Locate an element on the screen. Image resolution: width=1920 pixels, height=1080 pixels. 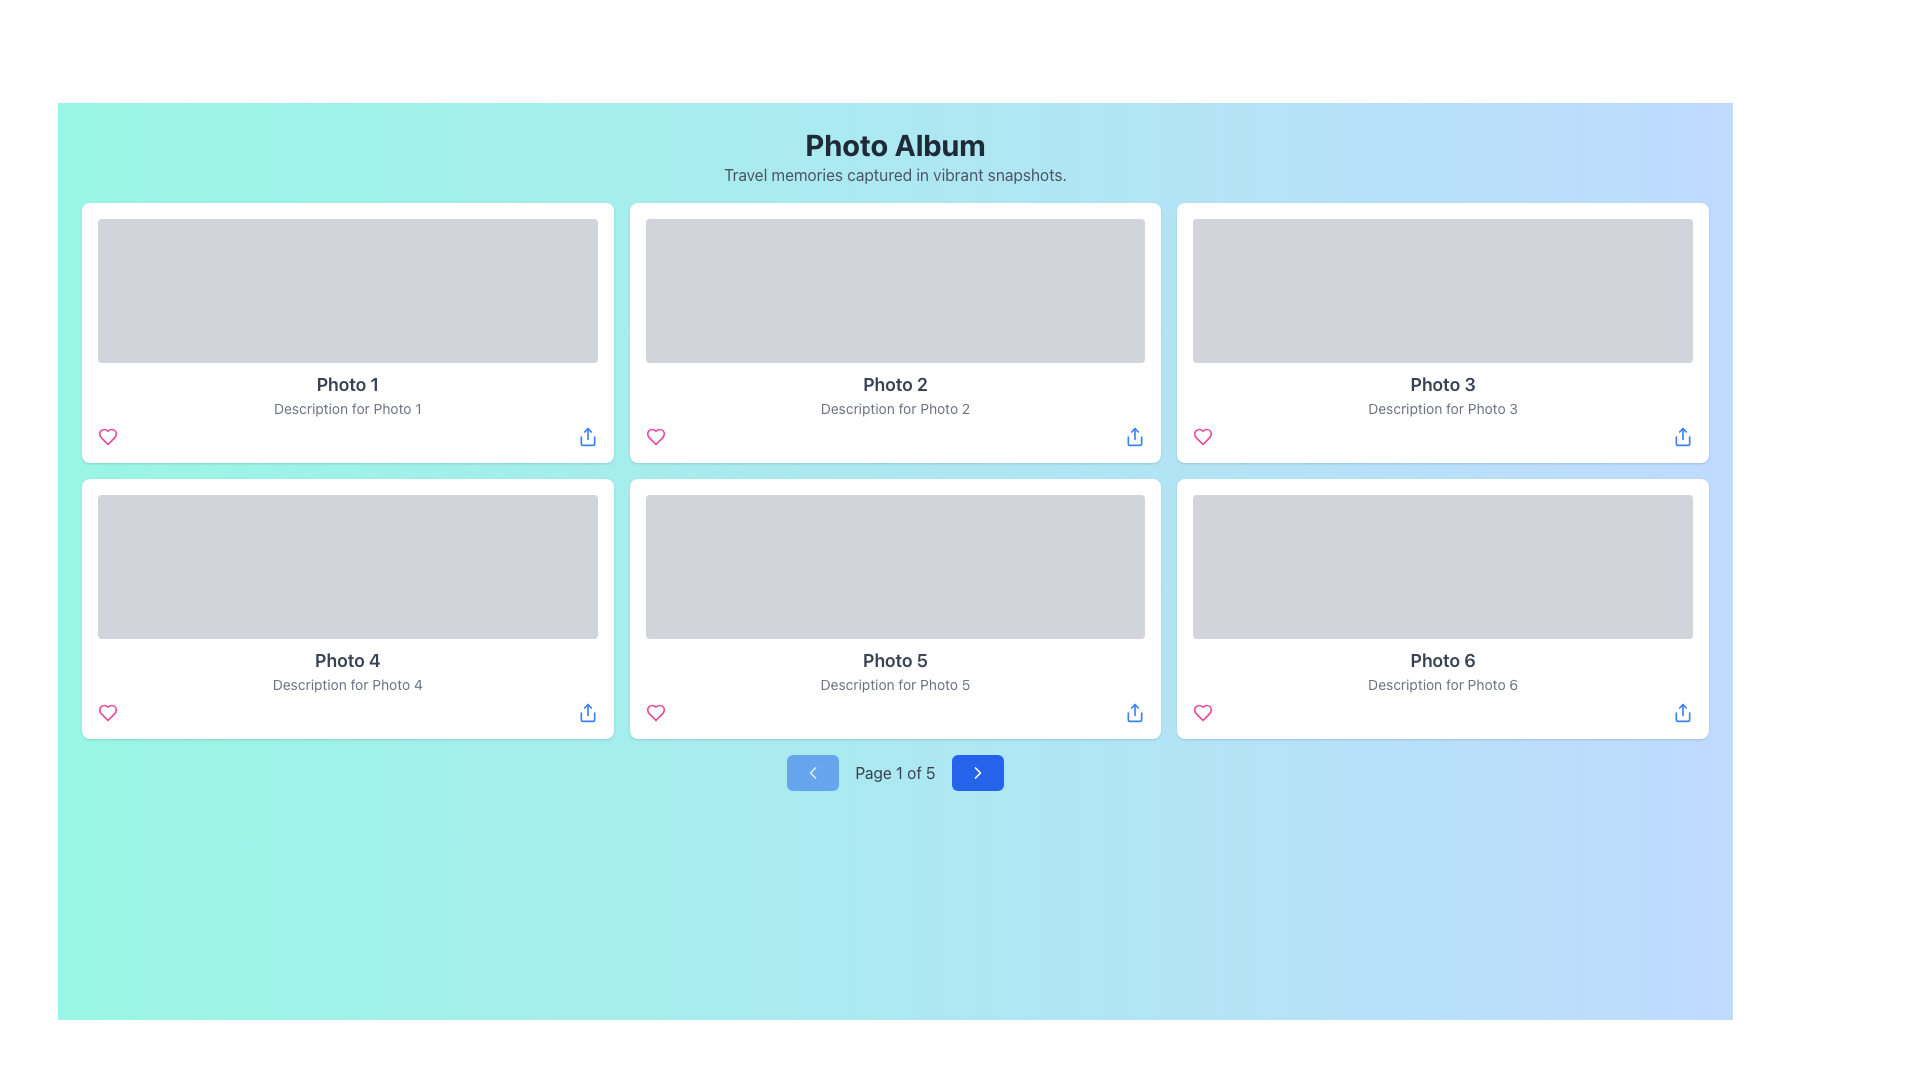
the pink heart-shaped icon button located at the bottom-left corner of the 'Photo 6' tile is located at coordinates (1202, 712).